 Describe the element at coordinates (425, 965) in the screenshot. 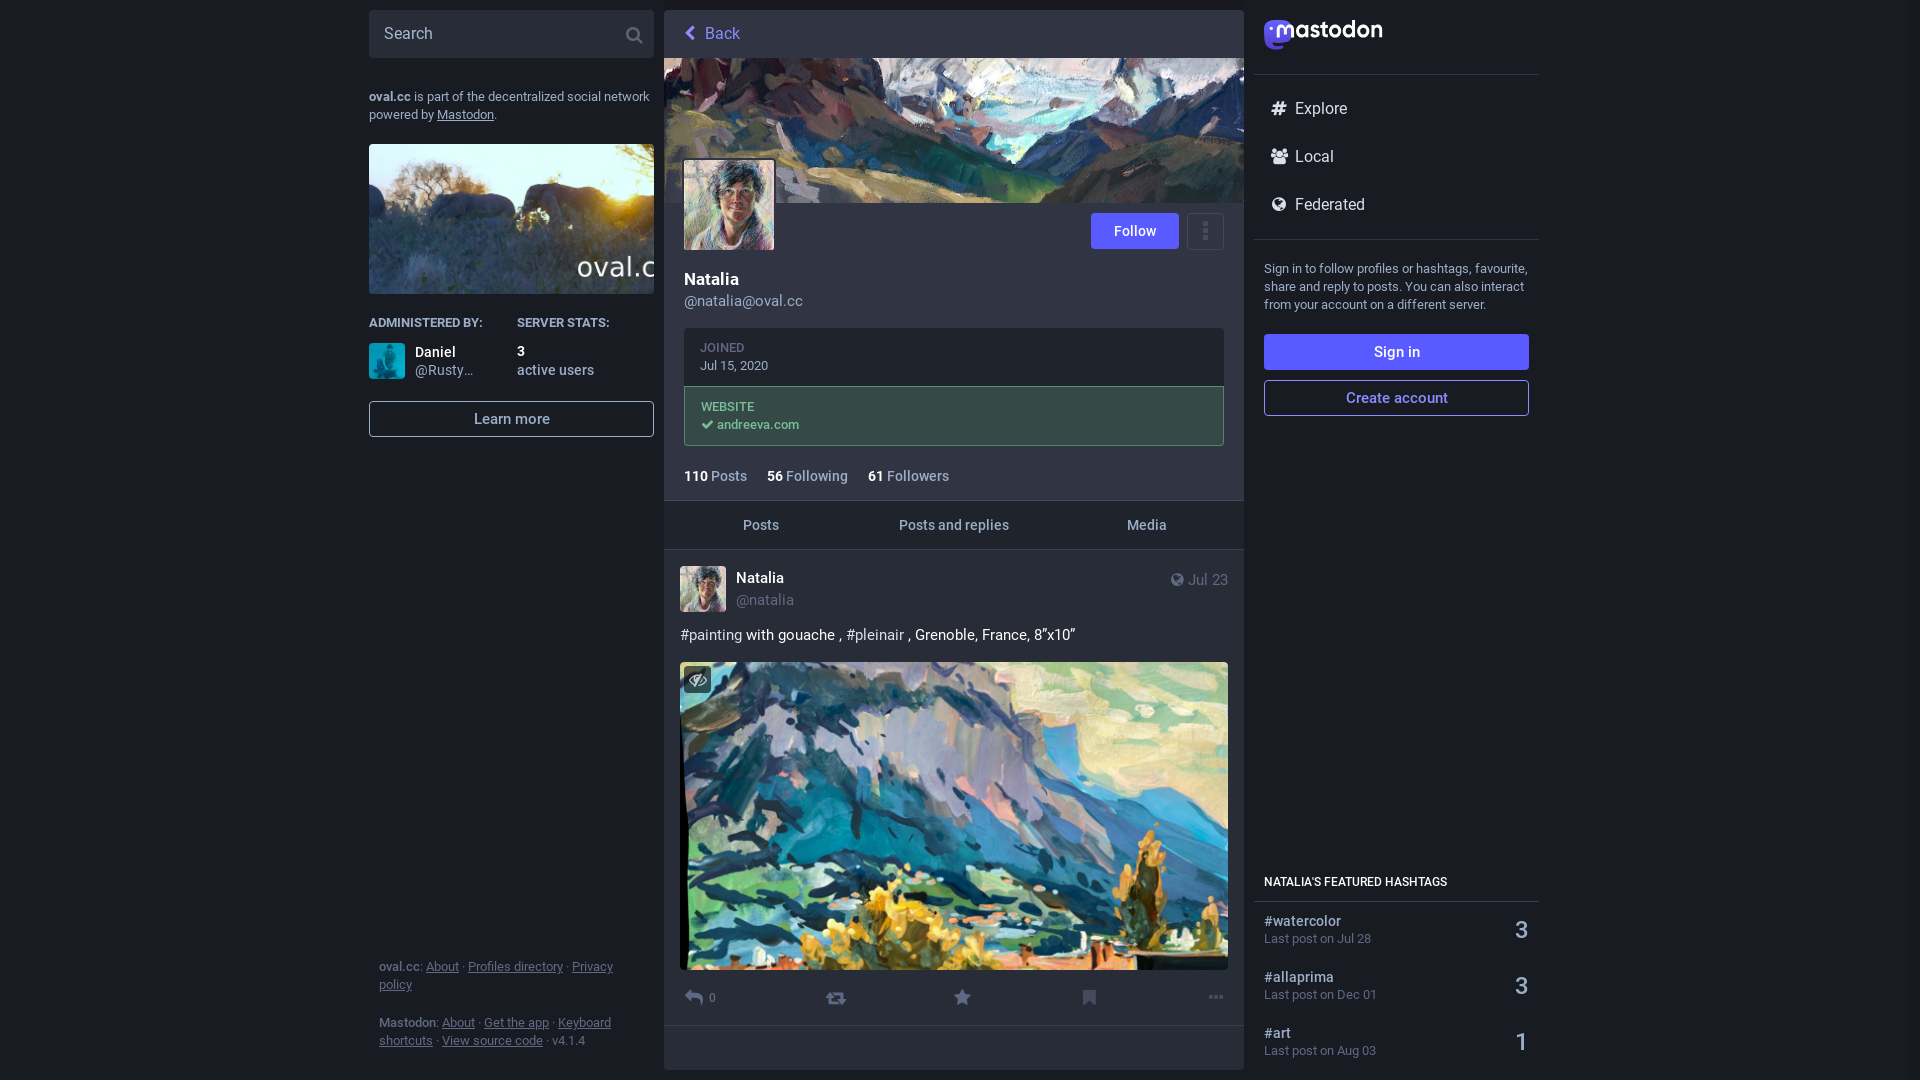

I see `'About'` at that location.